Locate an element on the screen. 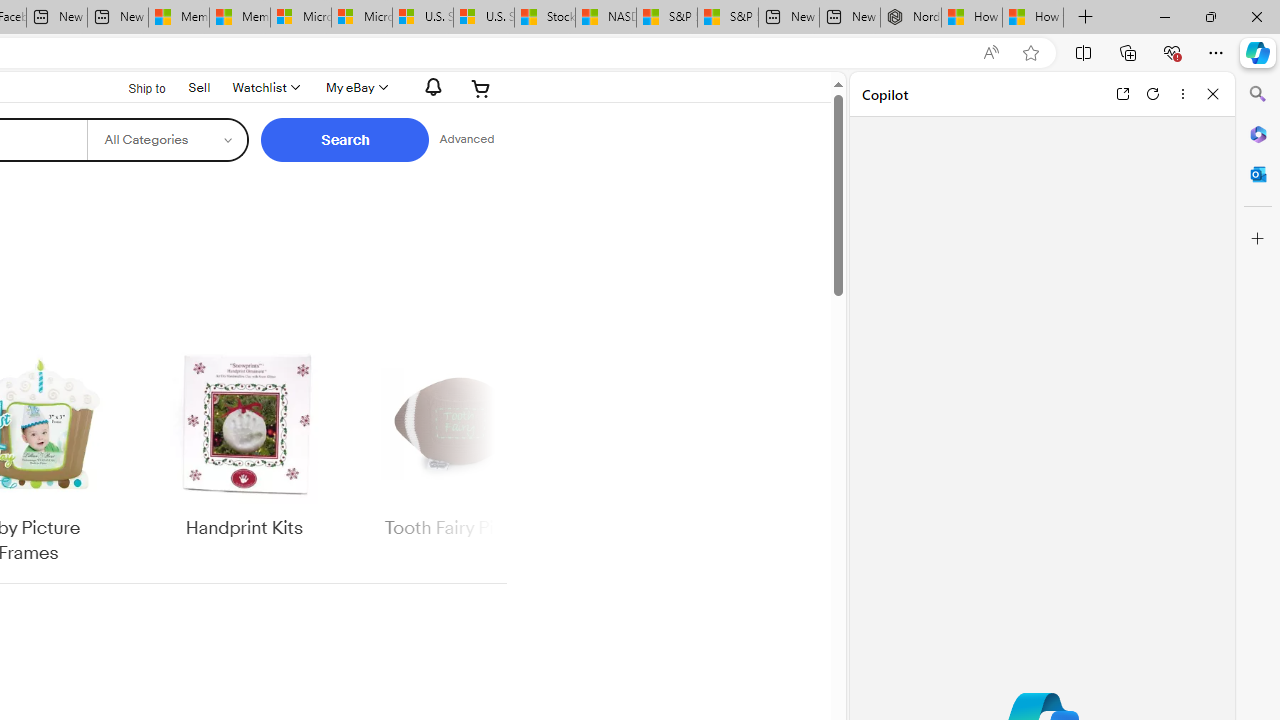 The width and height of the screenshot is (1280, 720). 'More options' is located at coordinates (1182, 93).